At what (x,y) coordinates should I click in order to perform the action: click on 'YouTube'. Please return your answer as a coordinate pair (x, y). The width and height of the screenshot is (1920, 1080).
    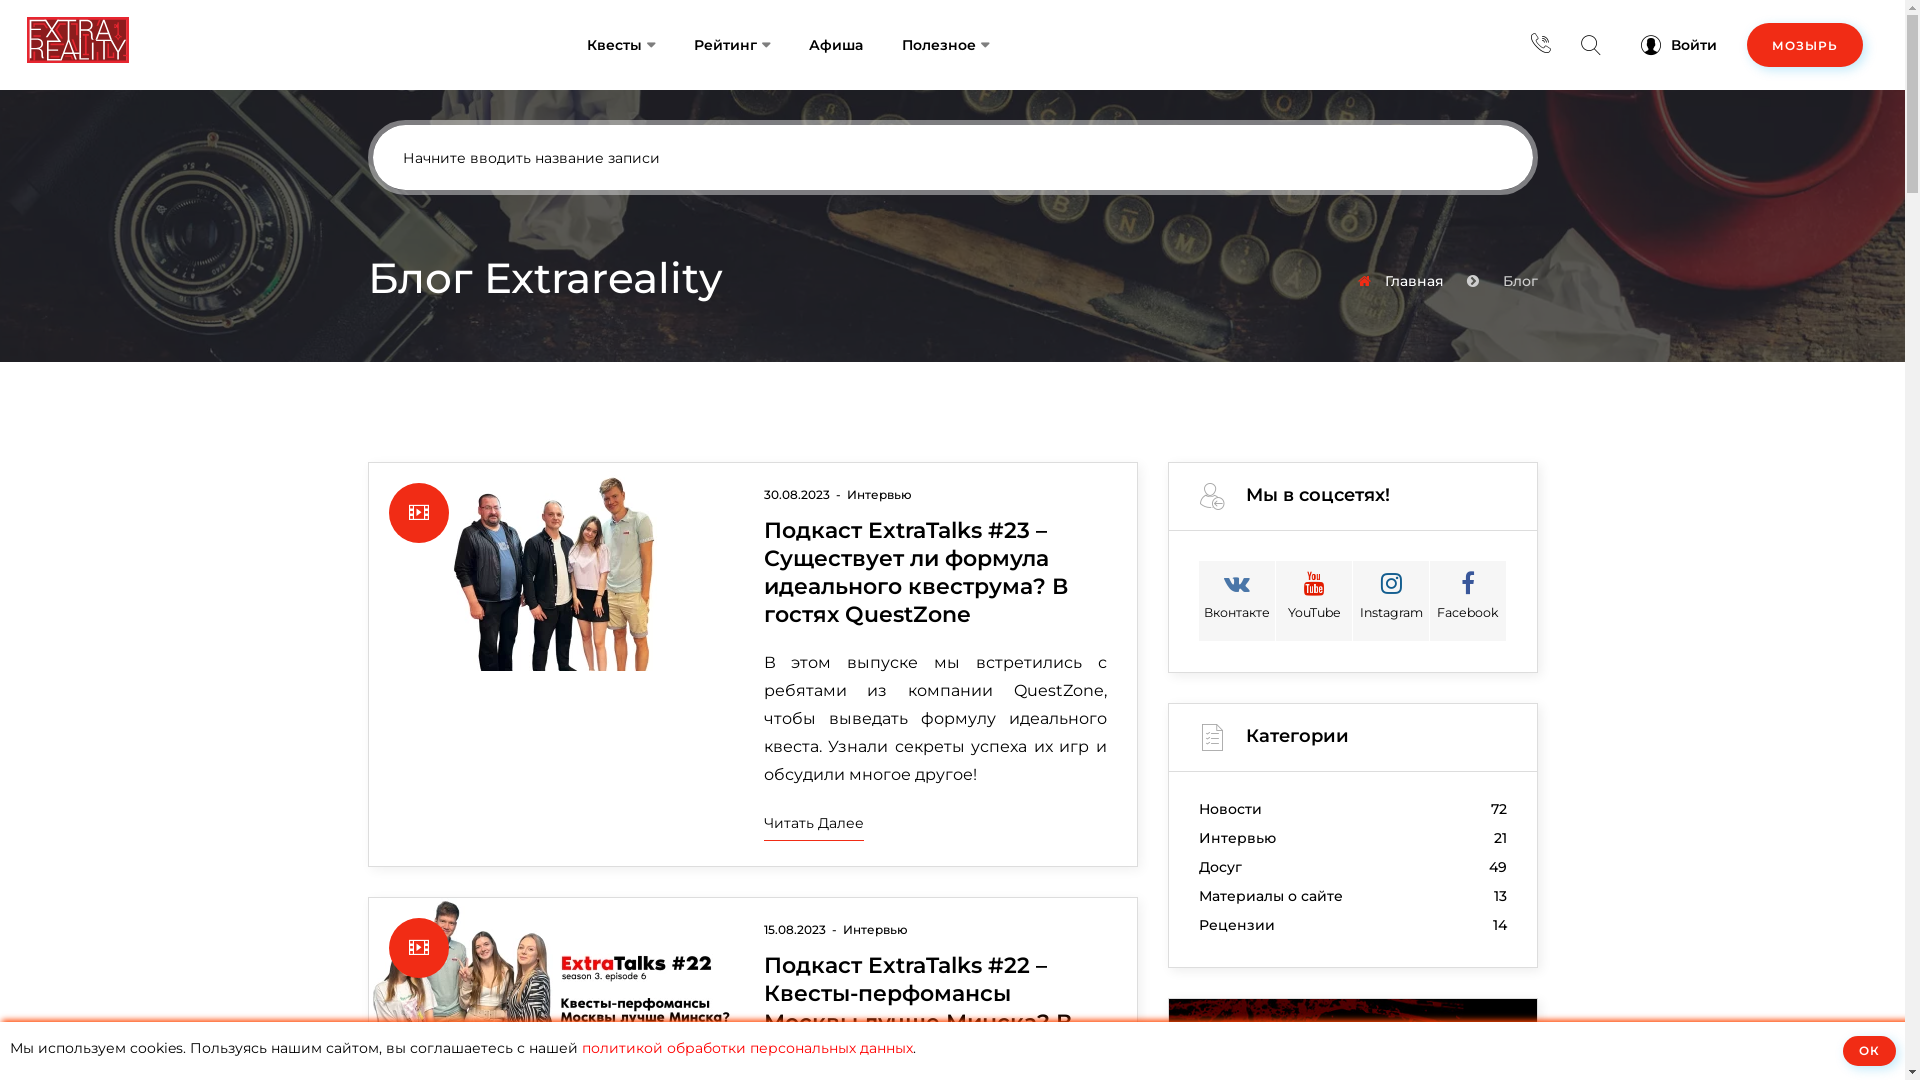
    Looking at the image, I should click on (1314, 600).